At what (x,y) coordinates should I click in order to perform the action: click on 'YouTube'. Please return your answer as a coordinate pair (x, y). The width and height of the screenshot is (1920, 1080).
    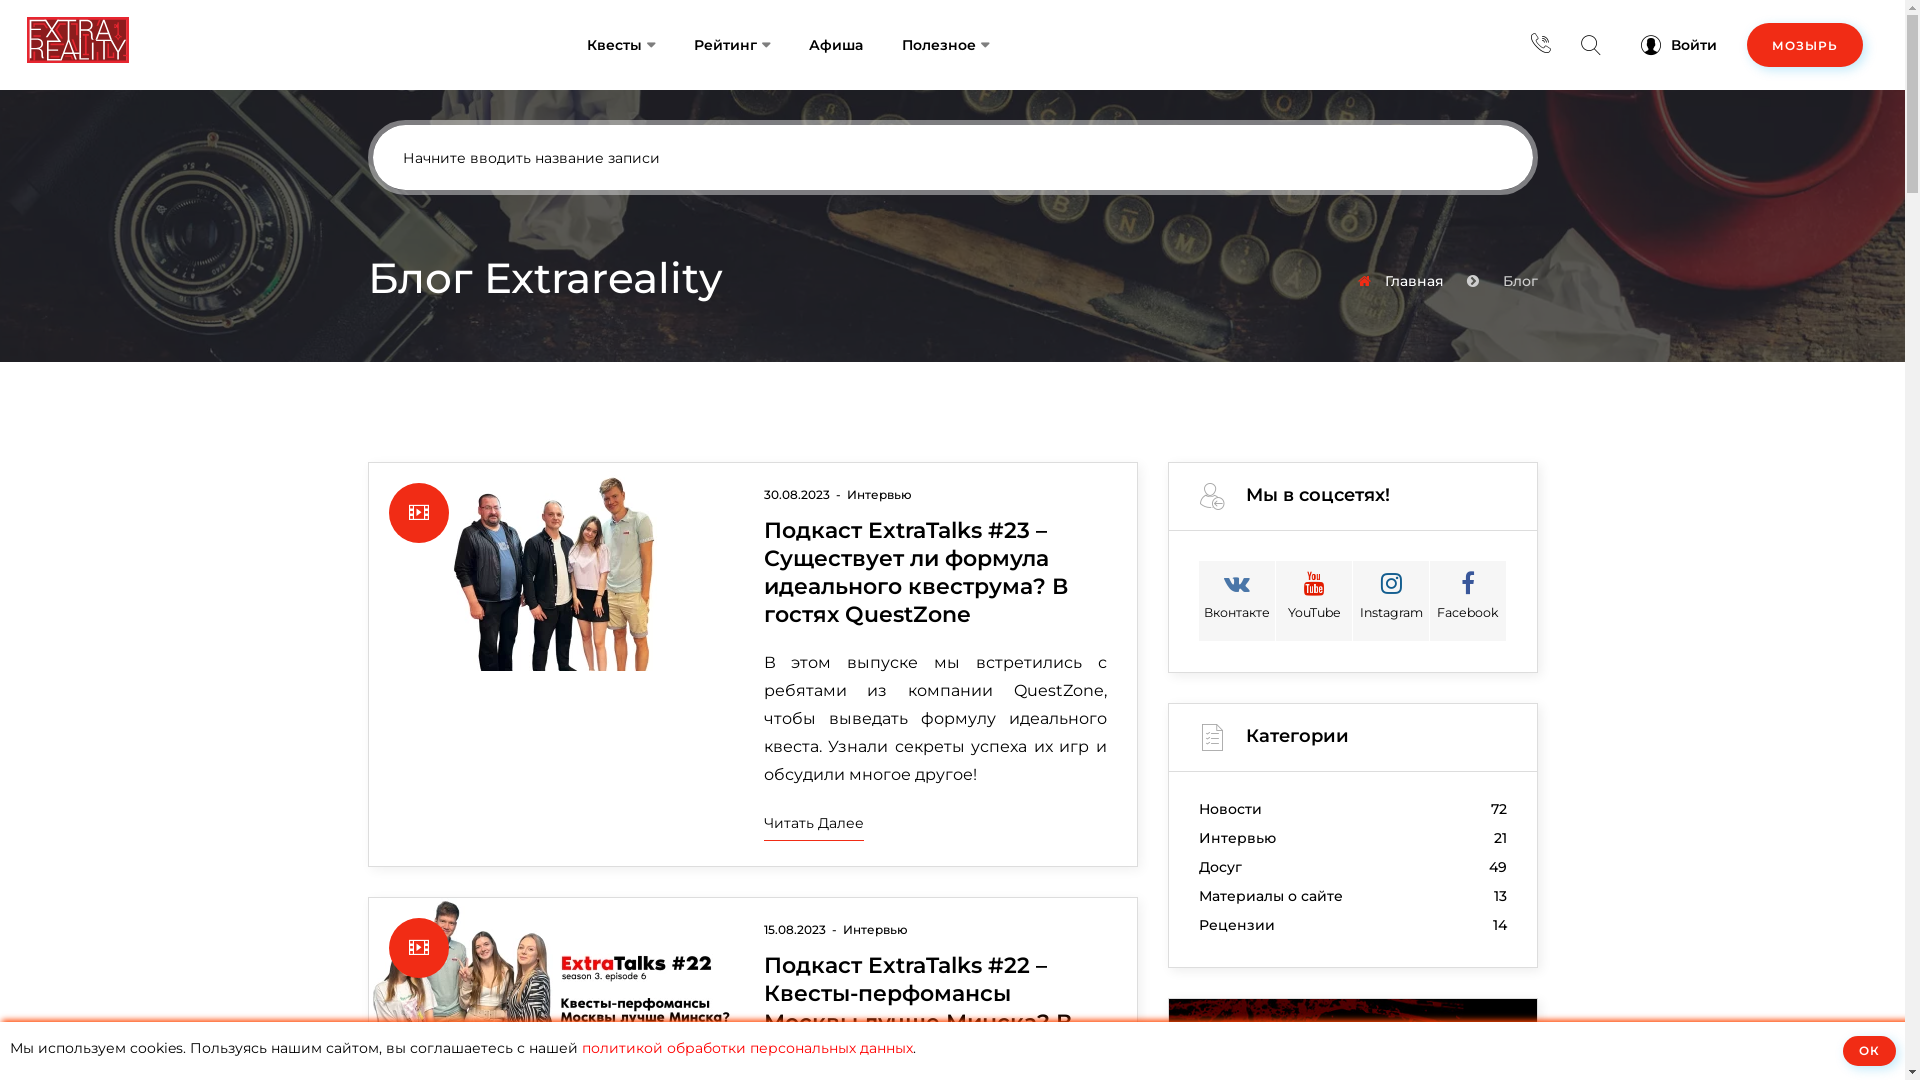
    Looking at the image, I should click on (1314, 600).